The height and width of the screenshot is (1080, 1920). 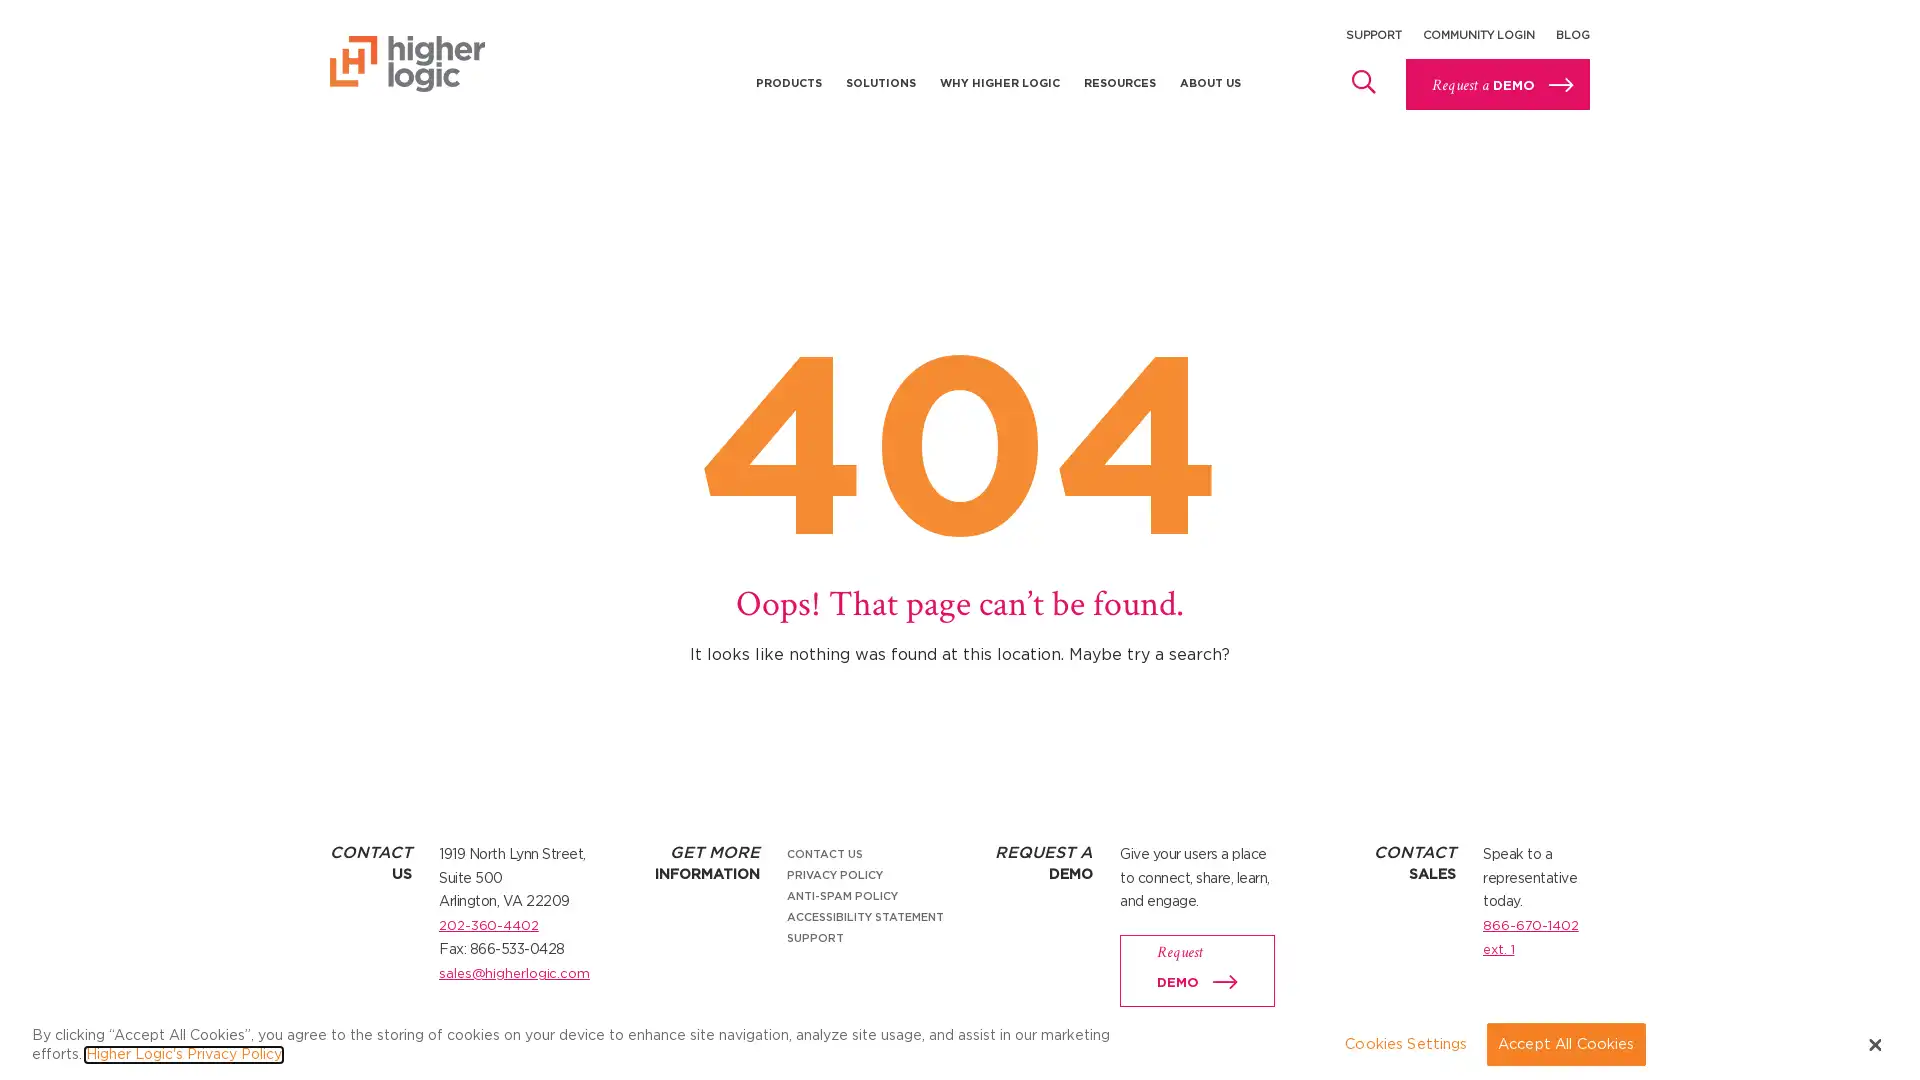 What do you see at coordinates (1564, 1043) in the screenshot?
I see `Accept All Cookies` at bounding box center [1564, 1043].